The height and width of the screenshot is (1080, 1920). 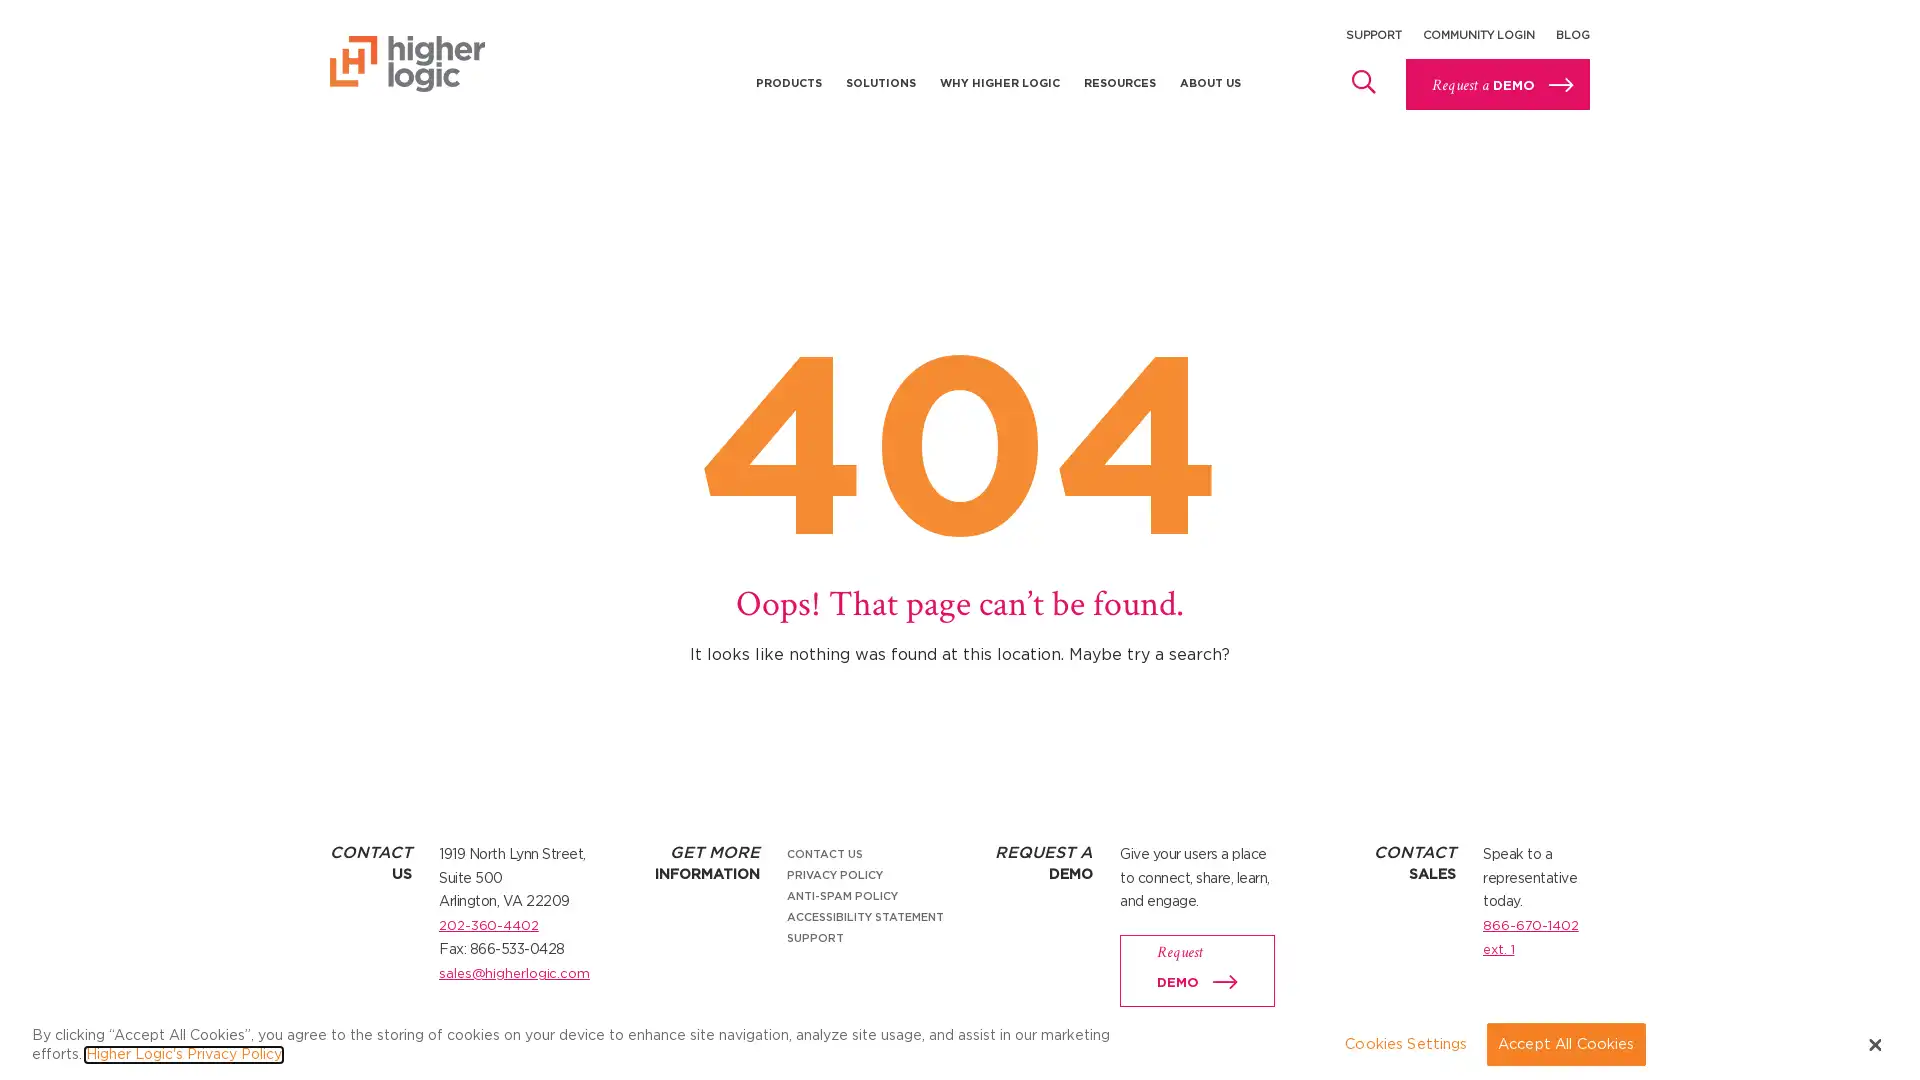 What do you see at coordinates (1564, 1043) in the screenshot?
I see `Accept All Cookies` at bounding box center [1564, 1043].